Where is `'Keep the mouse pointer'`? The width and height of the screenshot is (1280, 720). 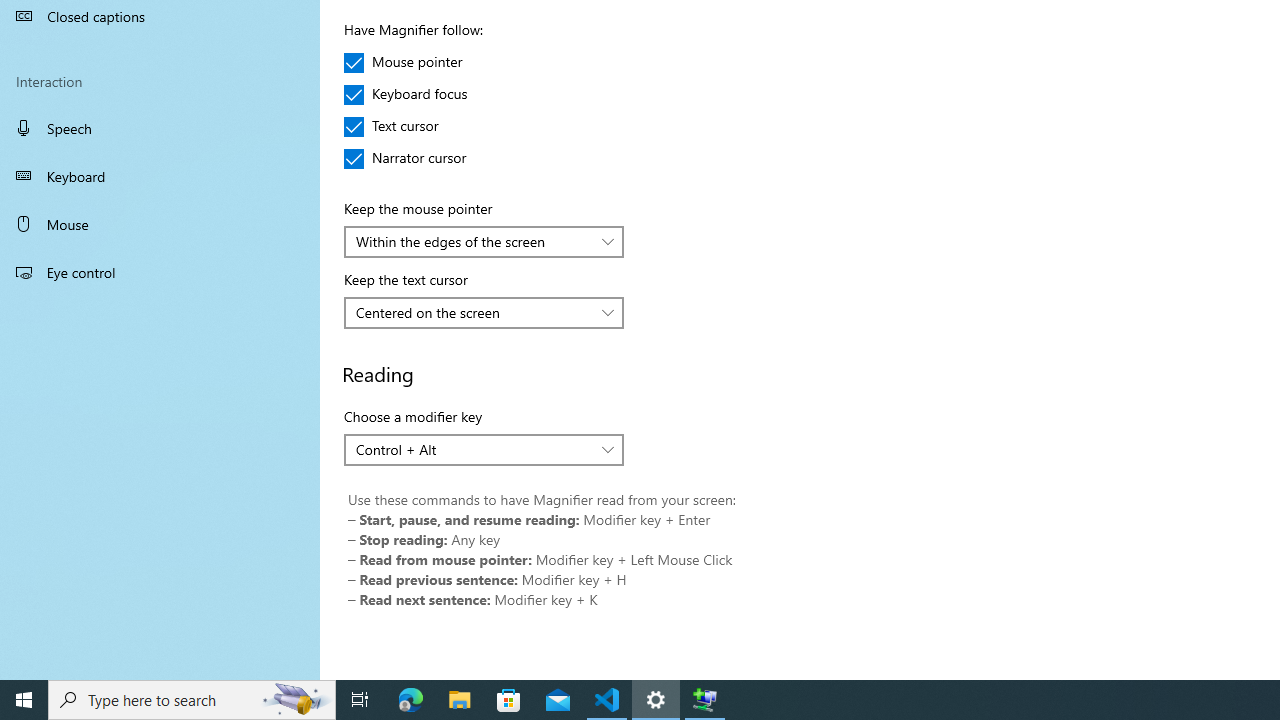 'Keep the mouse pointer' is located at coordinates (484, 240).